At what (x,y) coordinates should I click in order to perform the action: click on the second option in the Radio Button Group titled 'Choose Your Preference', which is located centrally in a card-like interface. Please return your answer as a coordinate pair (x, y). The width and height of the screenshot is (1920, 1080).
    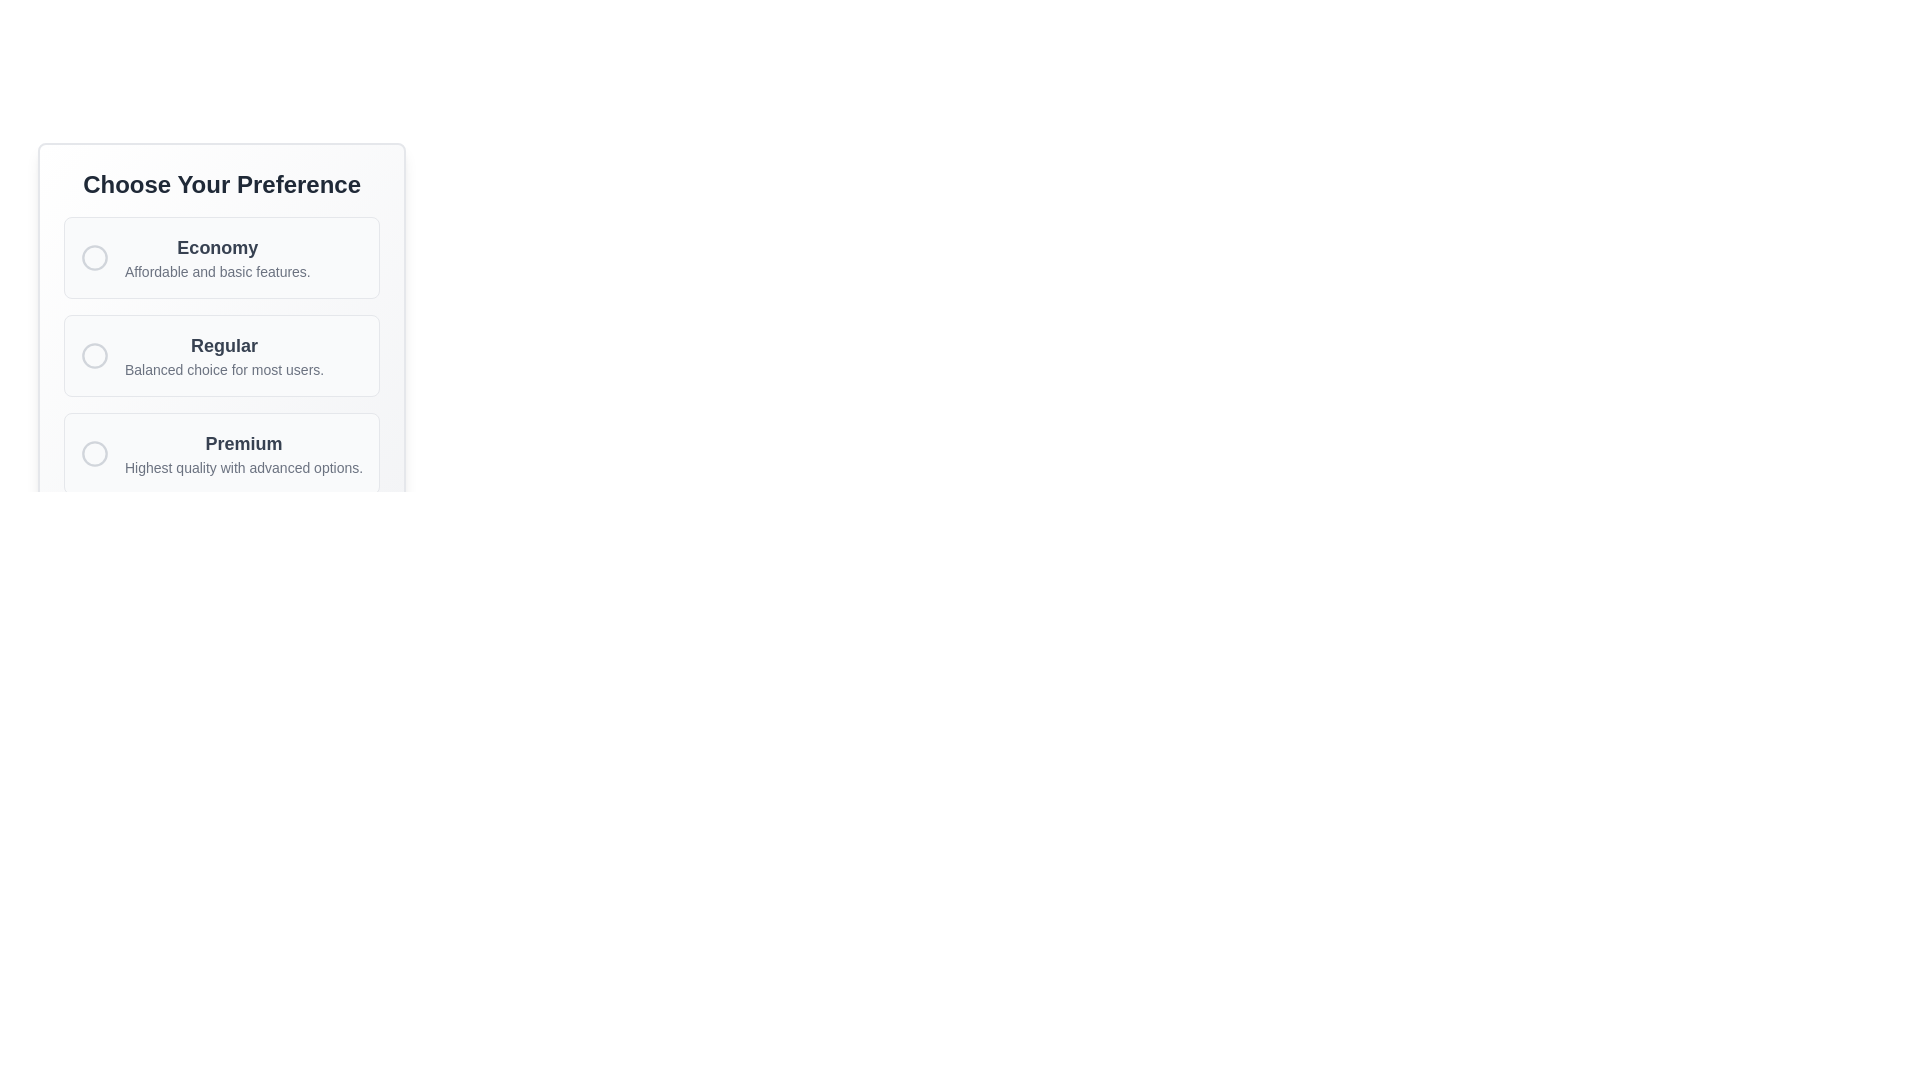
    Looking at the image, I should click on (222, 354).